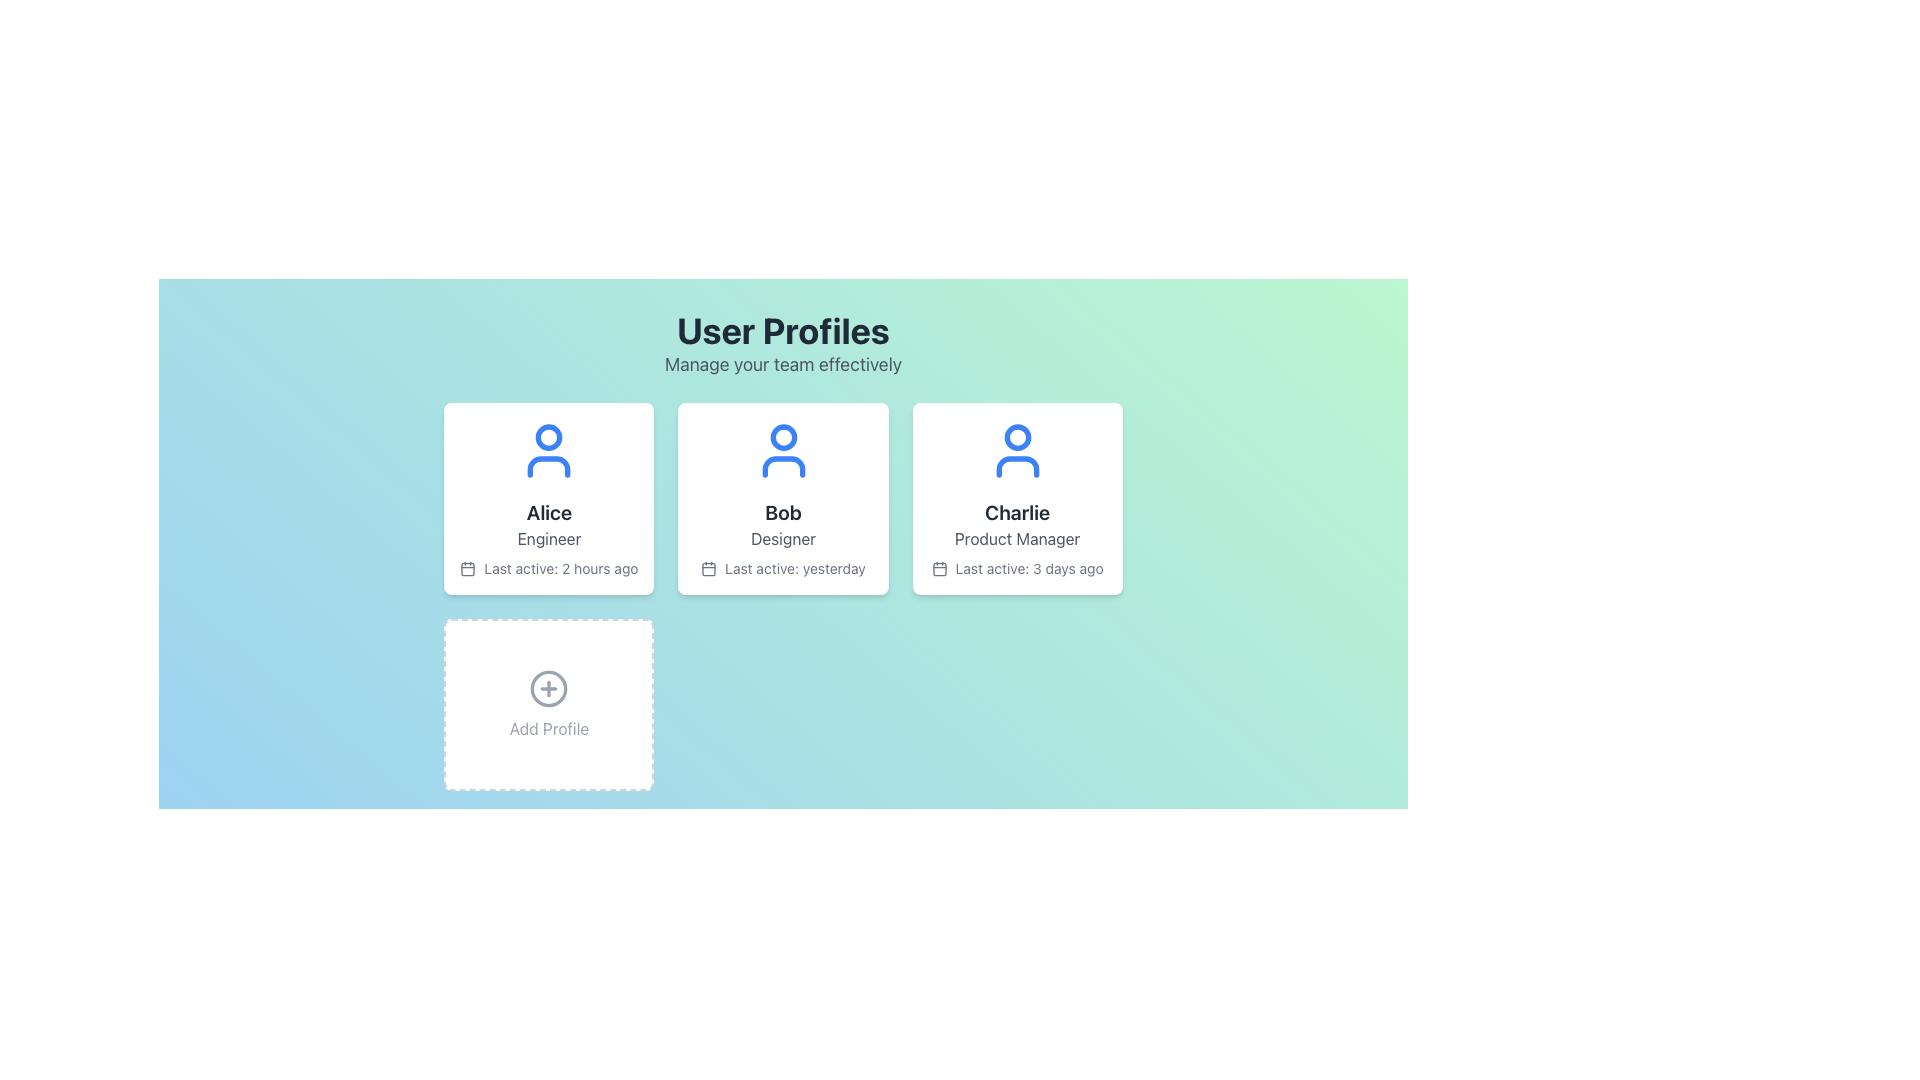 The height and width of the screenshot is (1080, 1920). I want to click on the text label displaying the role 'Product Manager' for user Charlie in their profile card, which is located below the name 'Charlie' in the third profile card from the left, so click(1017, 538).